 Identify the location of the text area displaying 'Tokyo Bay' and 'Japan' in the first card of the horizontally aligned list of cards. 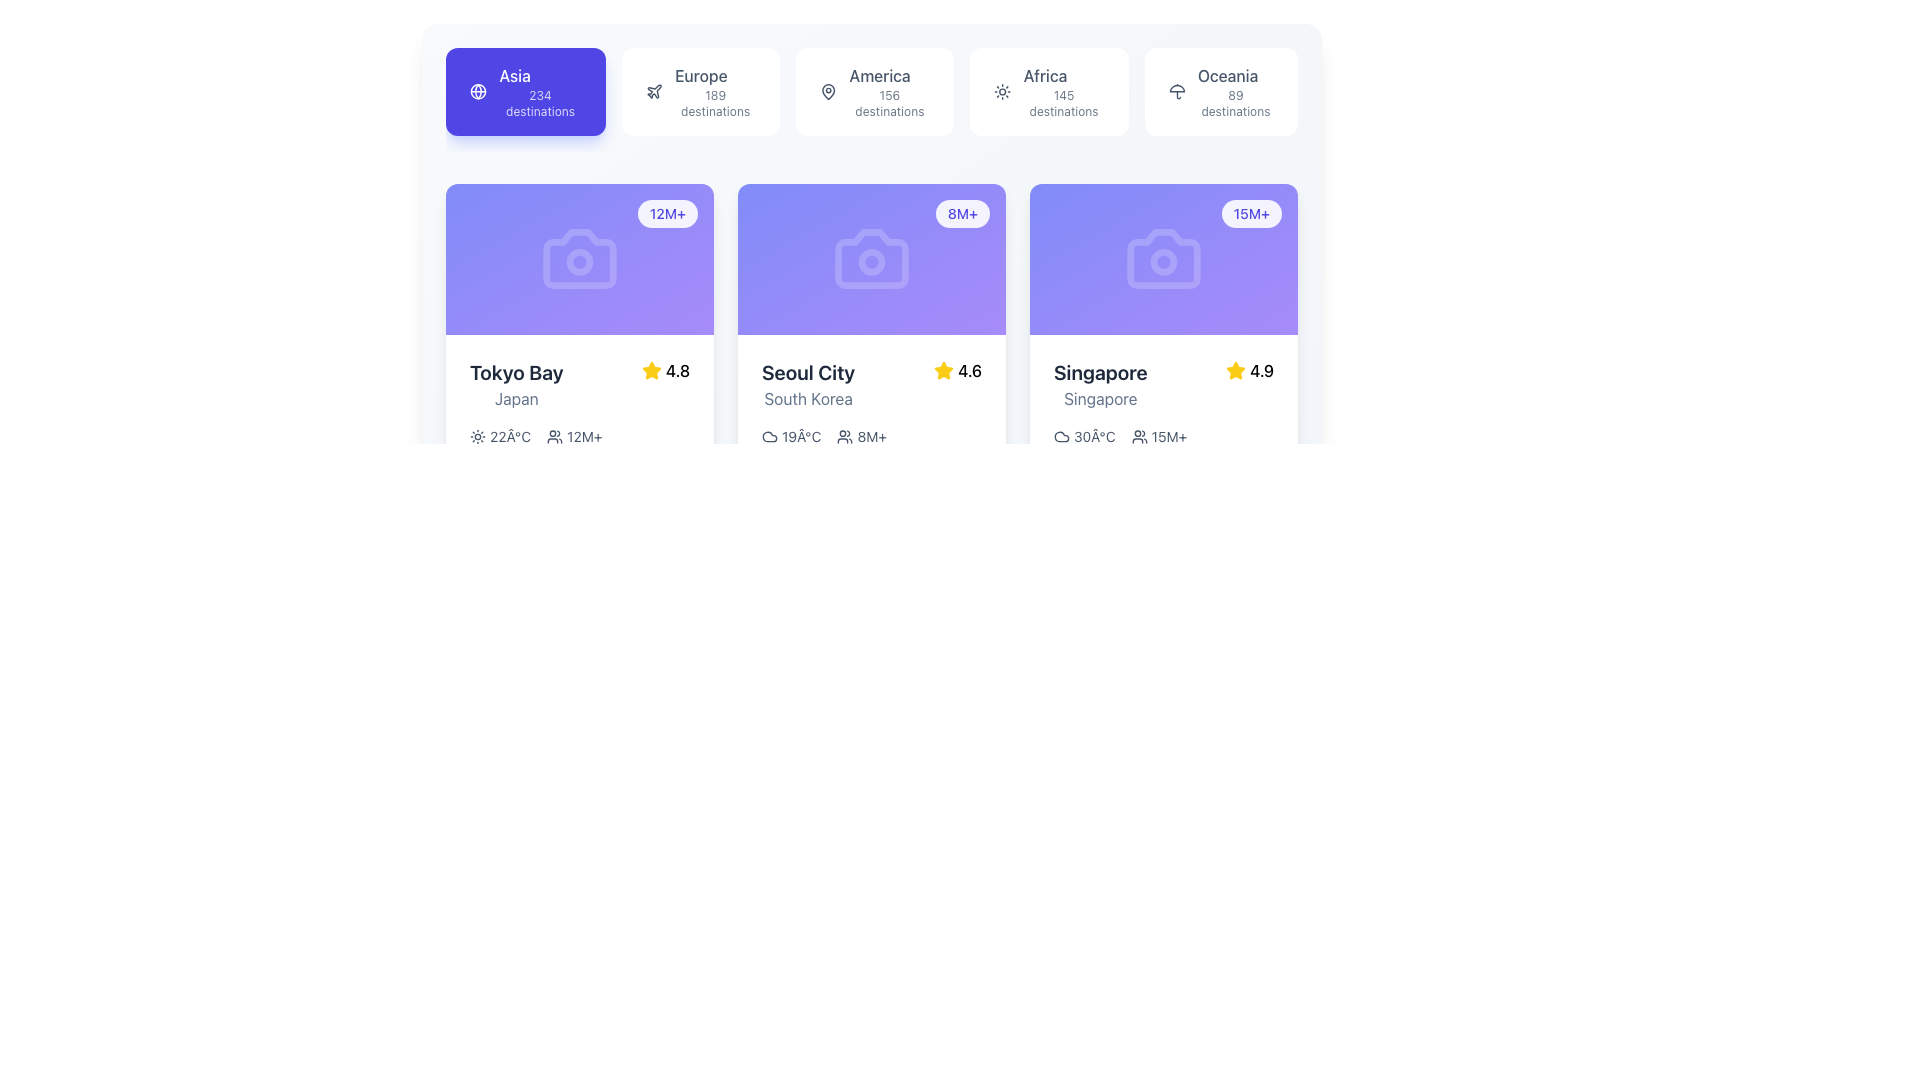
(516, 384).